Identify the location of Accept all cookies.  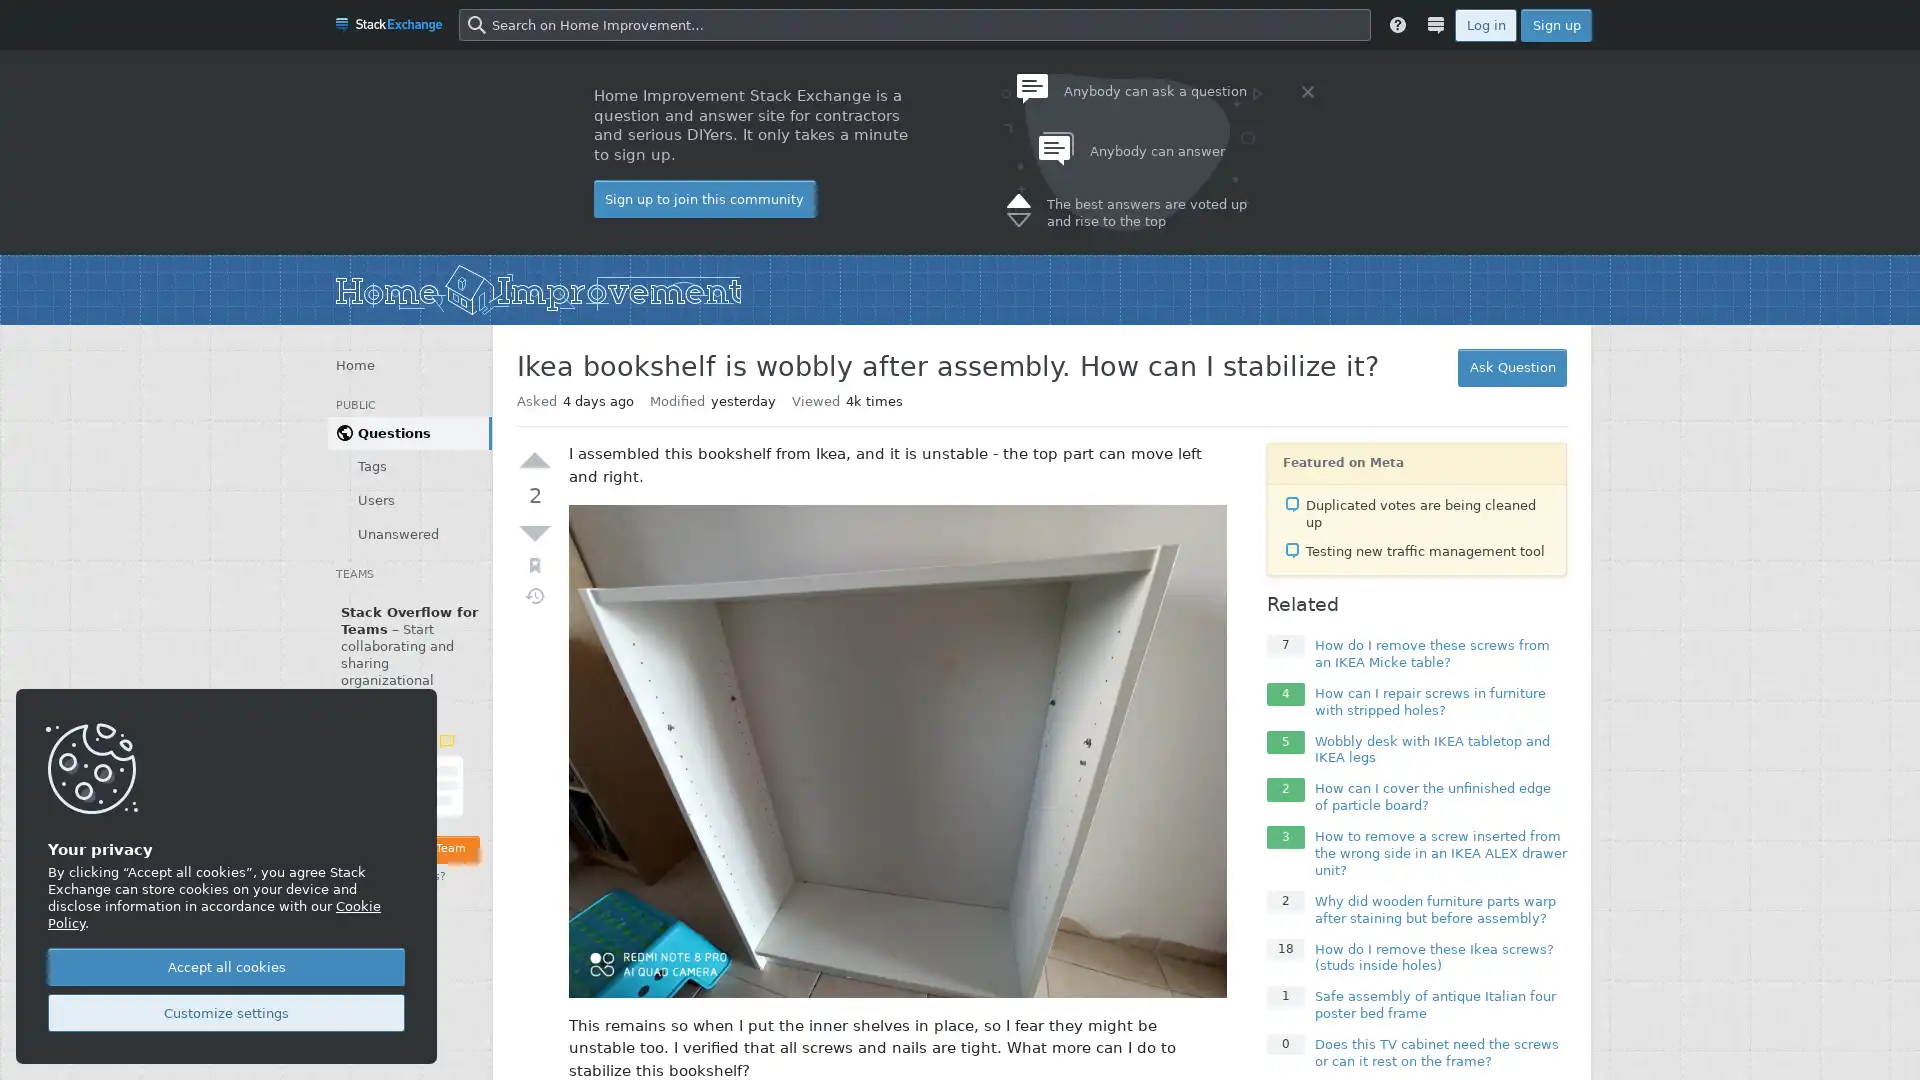
(226, 966).